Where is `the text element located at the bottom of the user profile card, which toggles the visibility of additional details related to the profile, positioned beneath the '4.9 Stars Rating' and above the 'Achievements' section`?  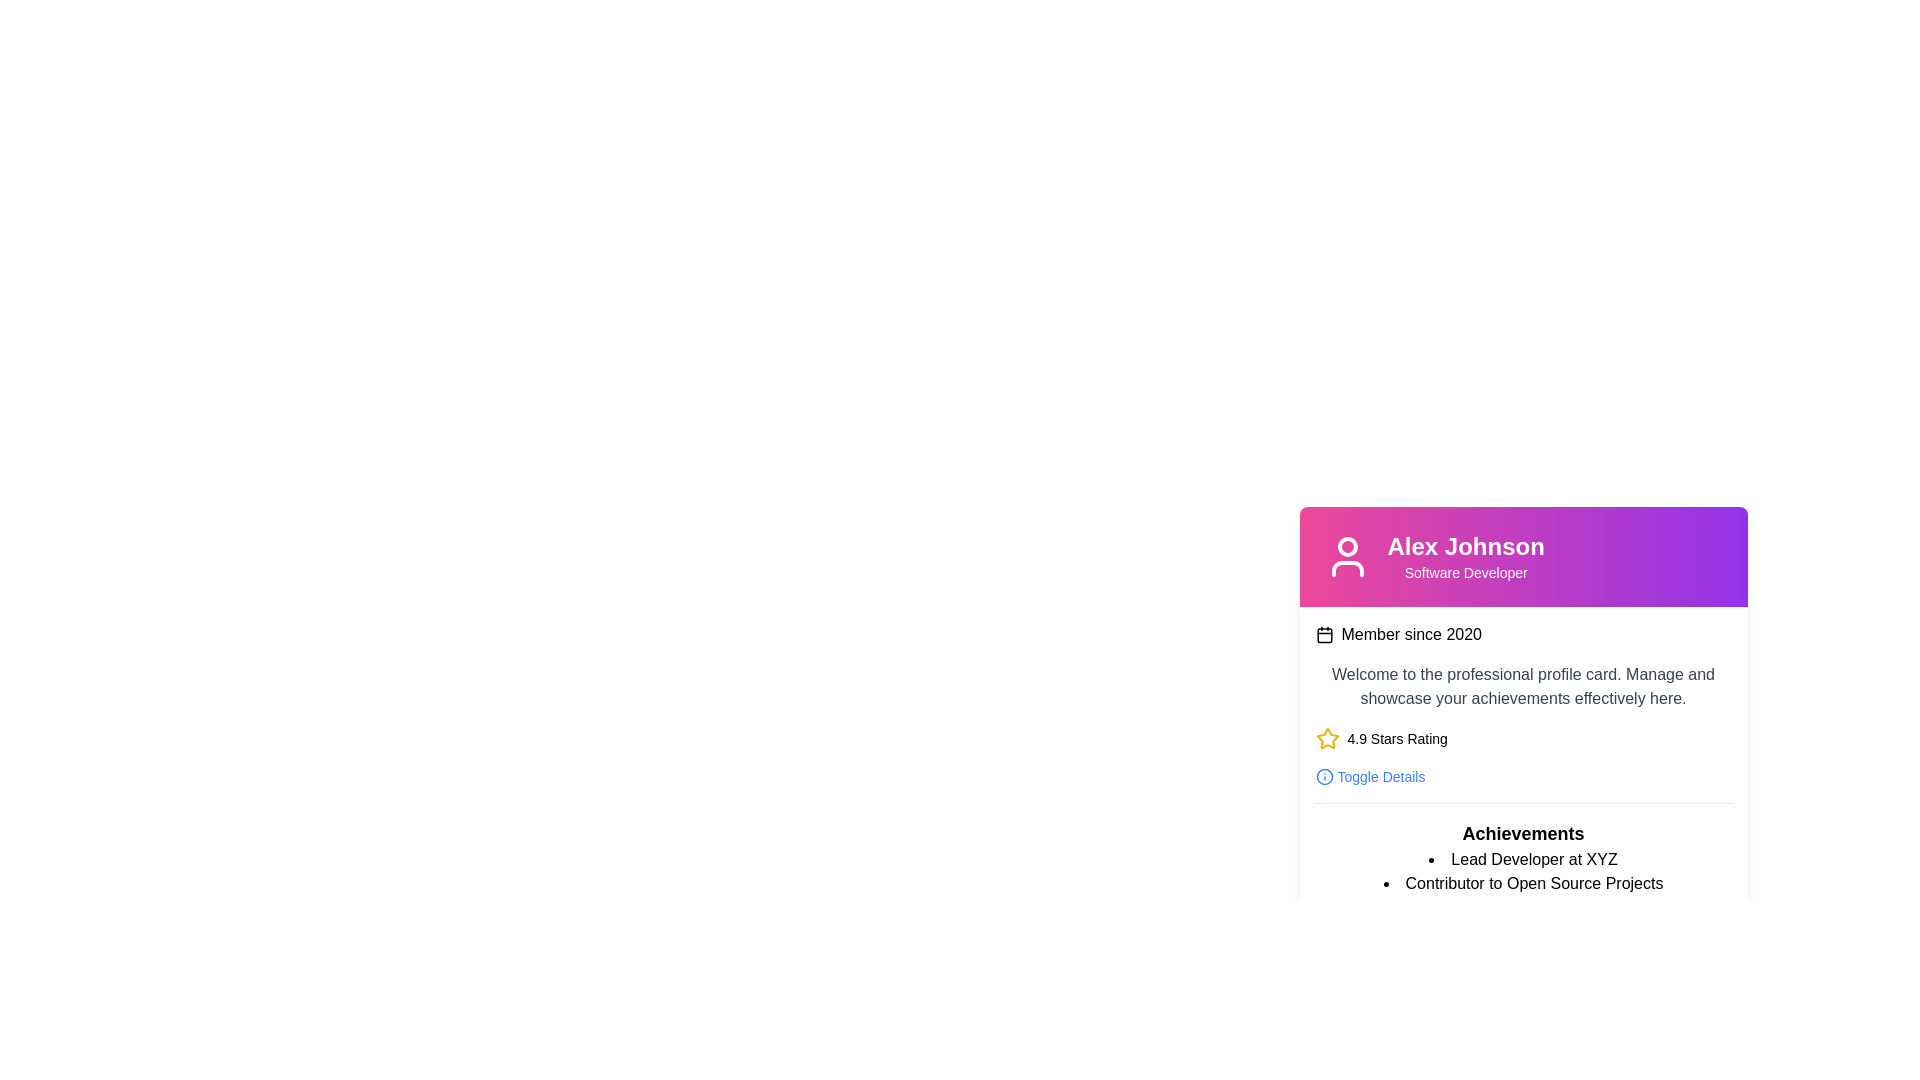 the text element located at the bottom of the user profile card, which toggles the visibility of additional details related to the profile, positioned beneath the '4.9 Stars Rating' and above the 'Achievements' section is located at coordinates (1380, 775).